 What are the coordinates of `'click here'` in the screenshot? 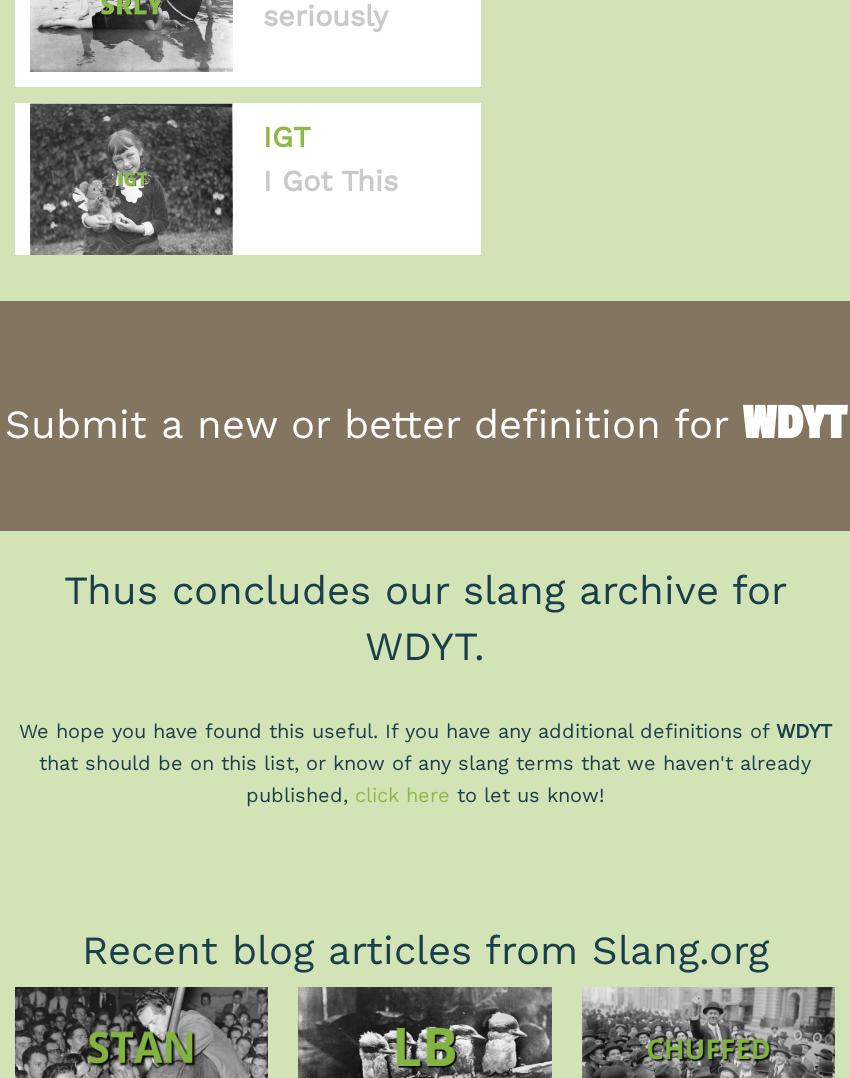 It's located at (353, 794).